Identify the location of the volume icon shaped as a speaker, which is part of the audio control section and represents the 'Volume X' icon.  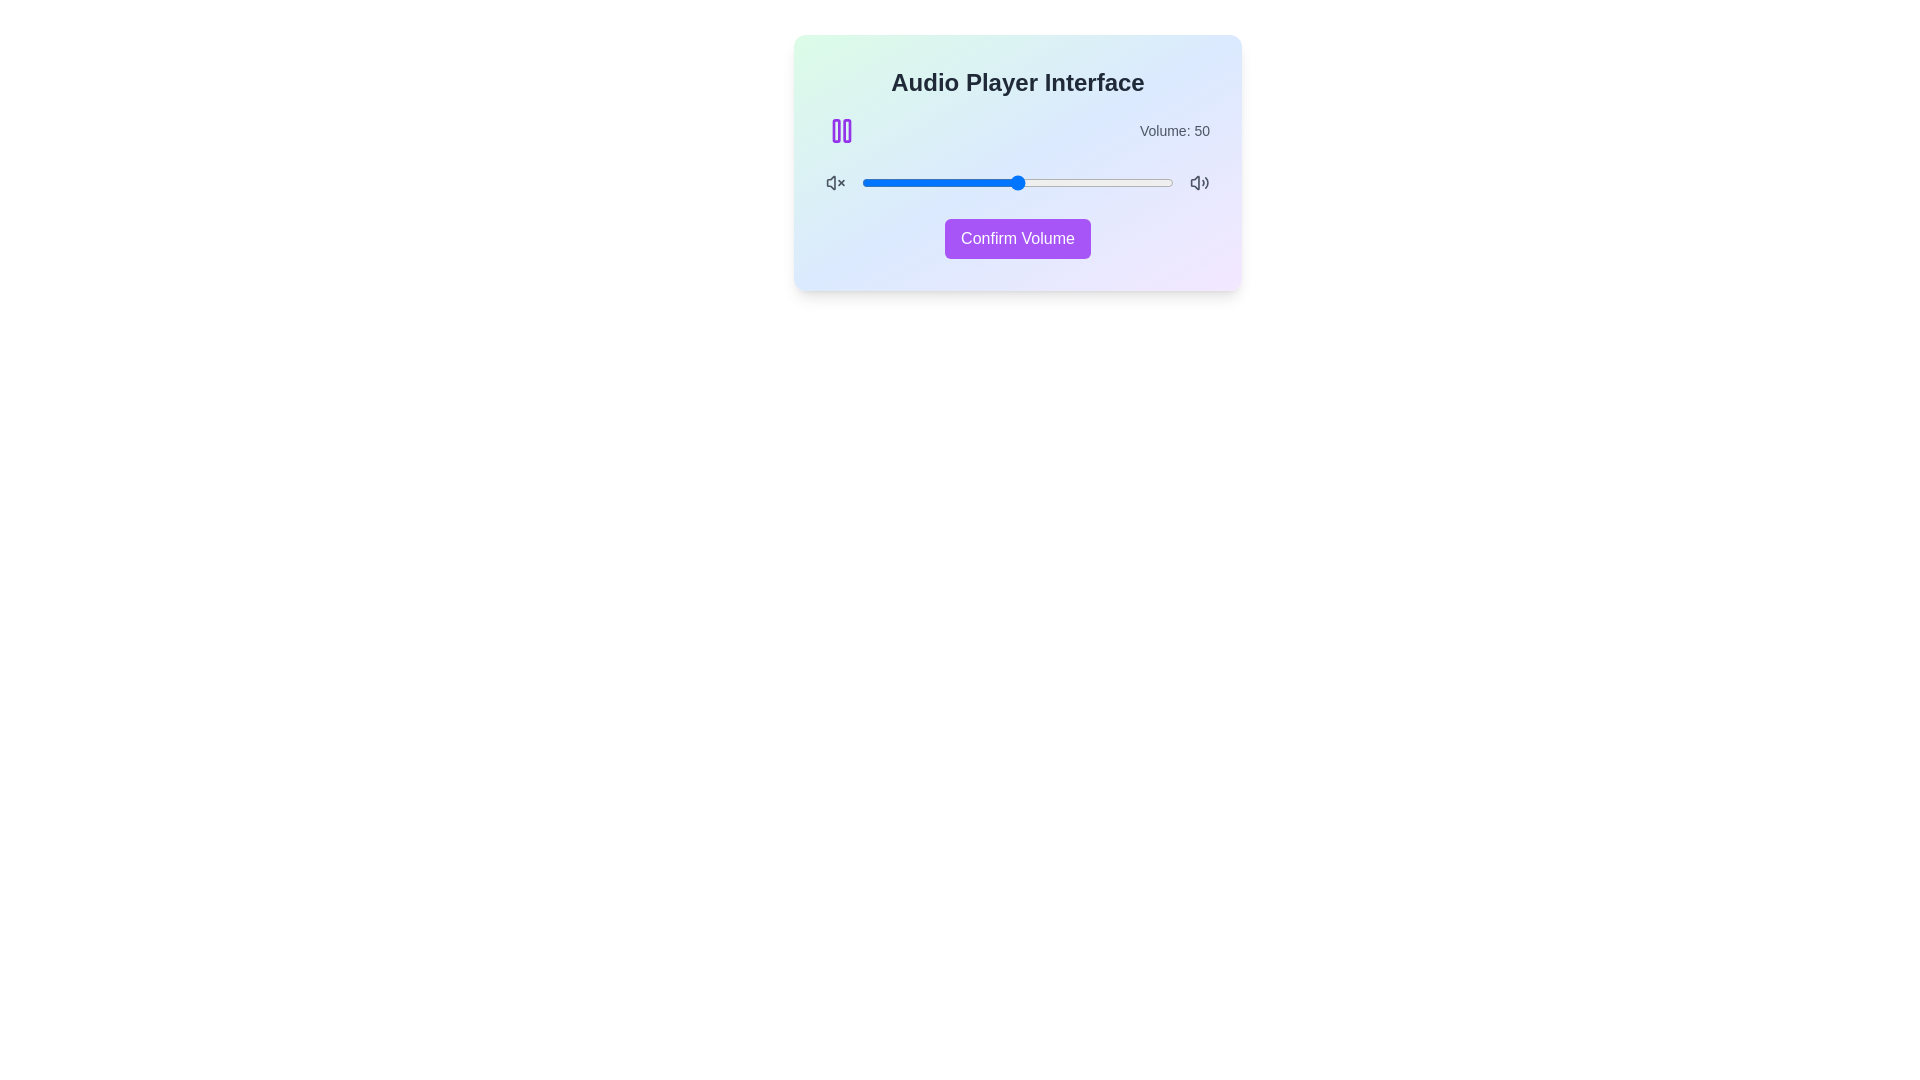
(831, 182).